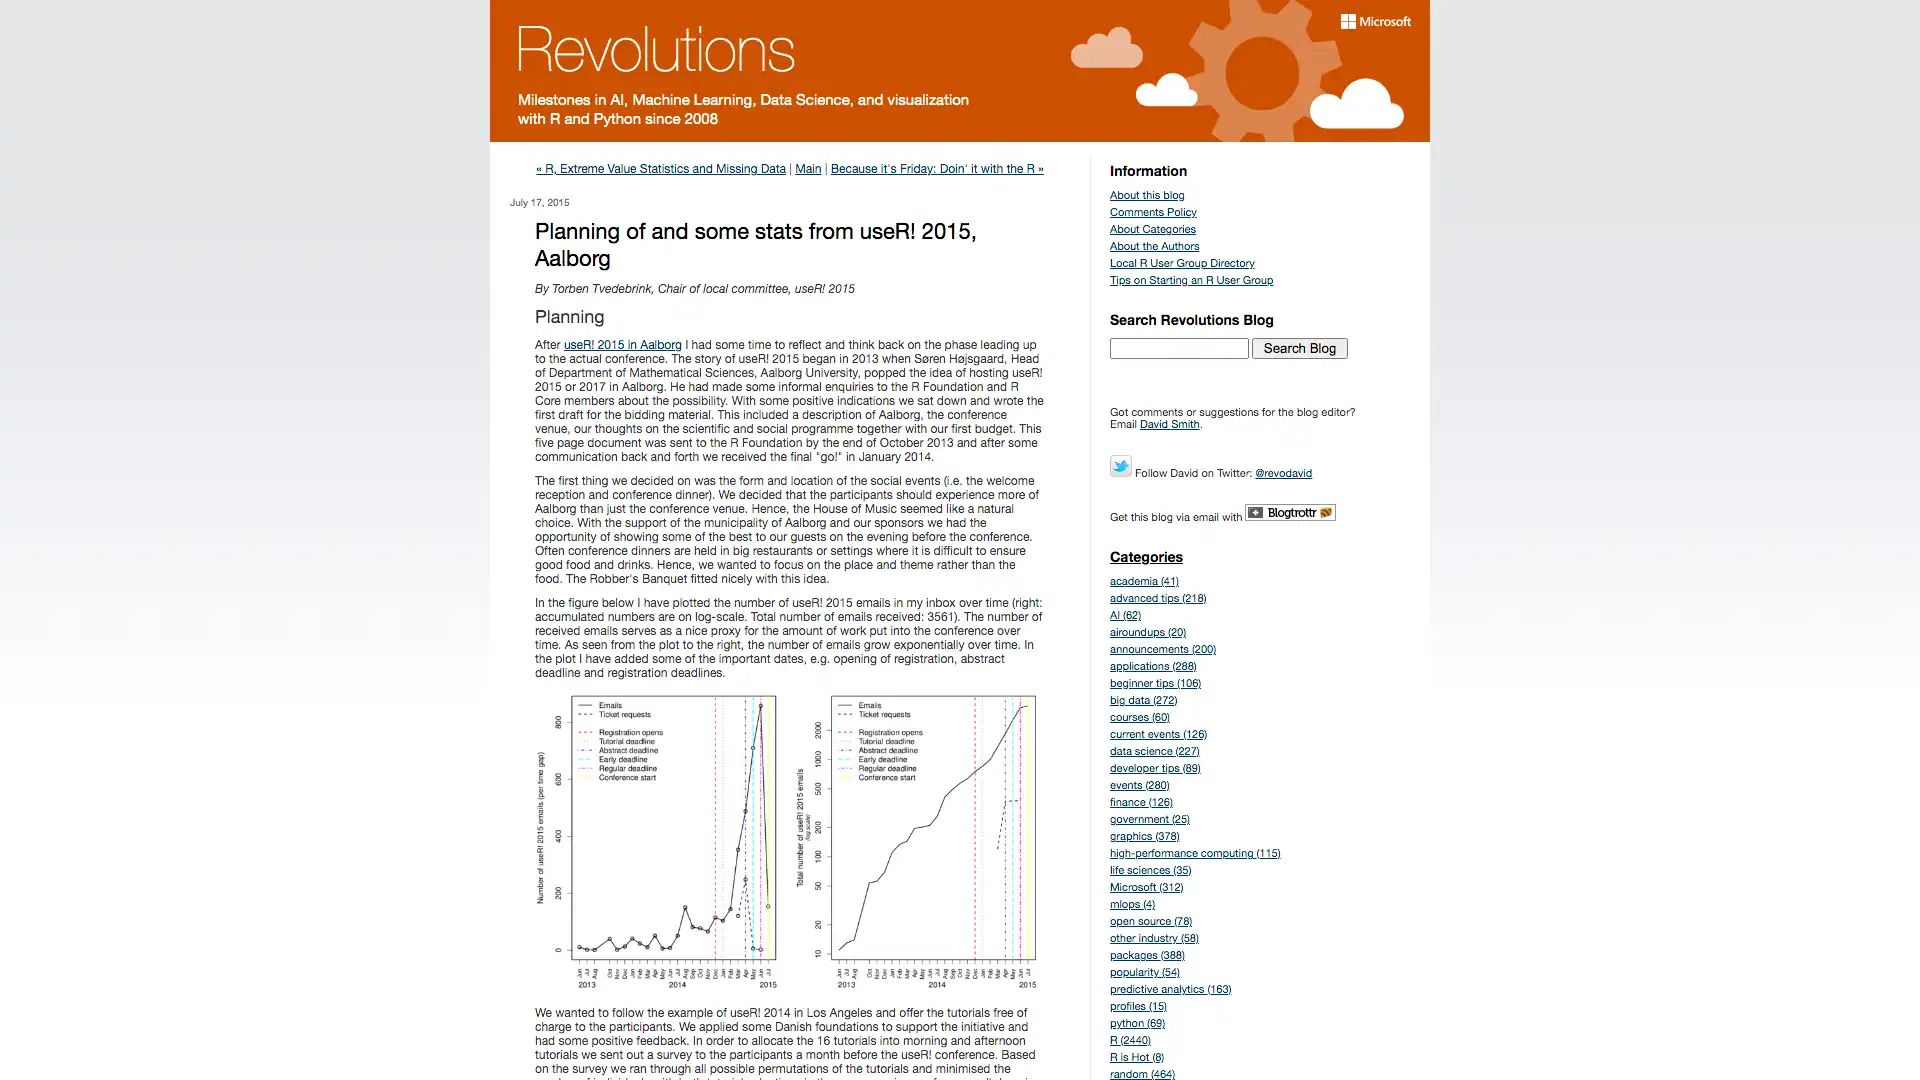  I want to click on Search Blog, so click(1300, 347).